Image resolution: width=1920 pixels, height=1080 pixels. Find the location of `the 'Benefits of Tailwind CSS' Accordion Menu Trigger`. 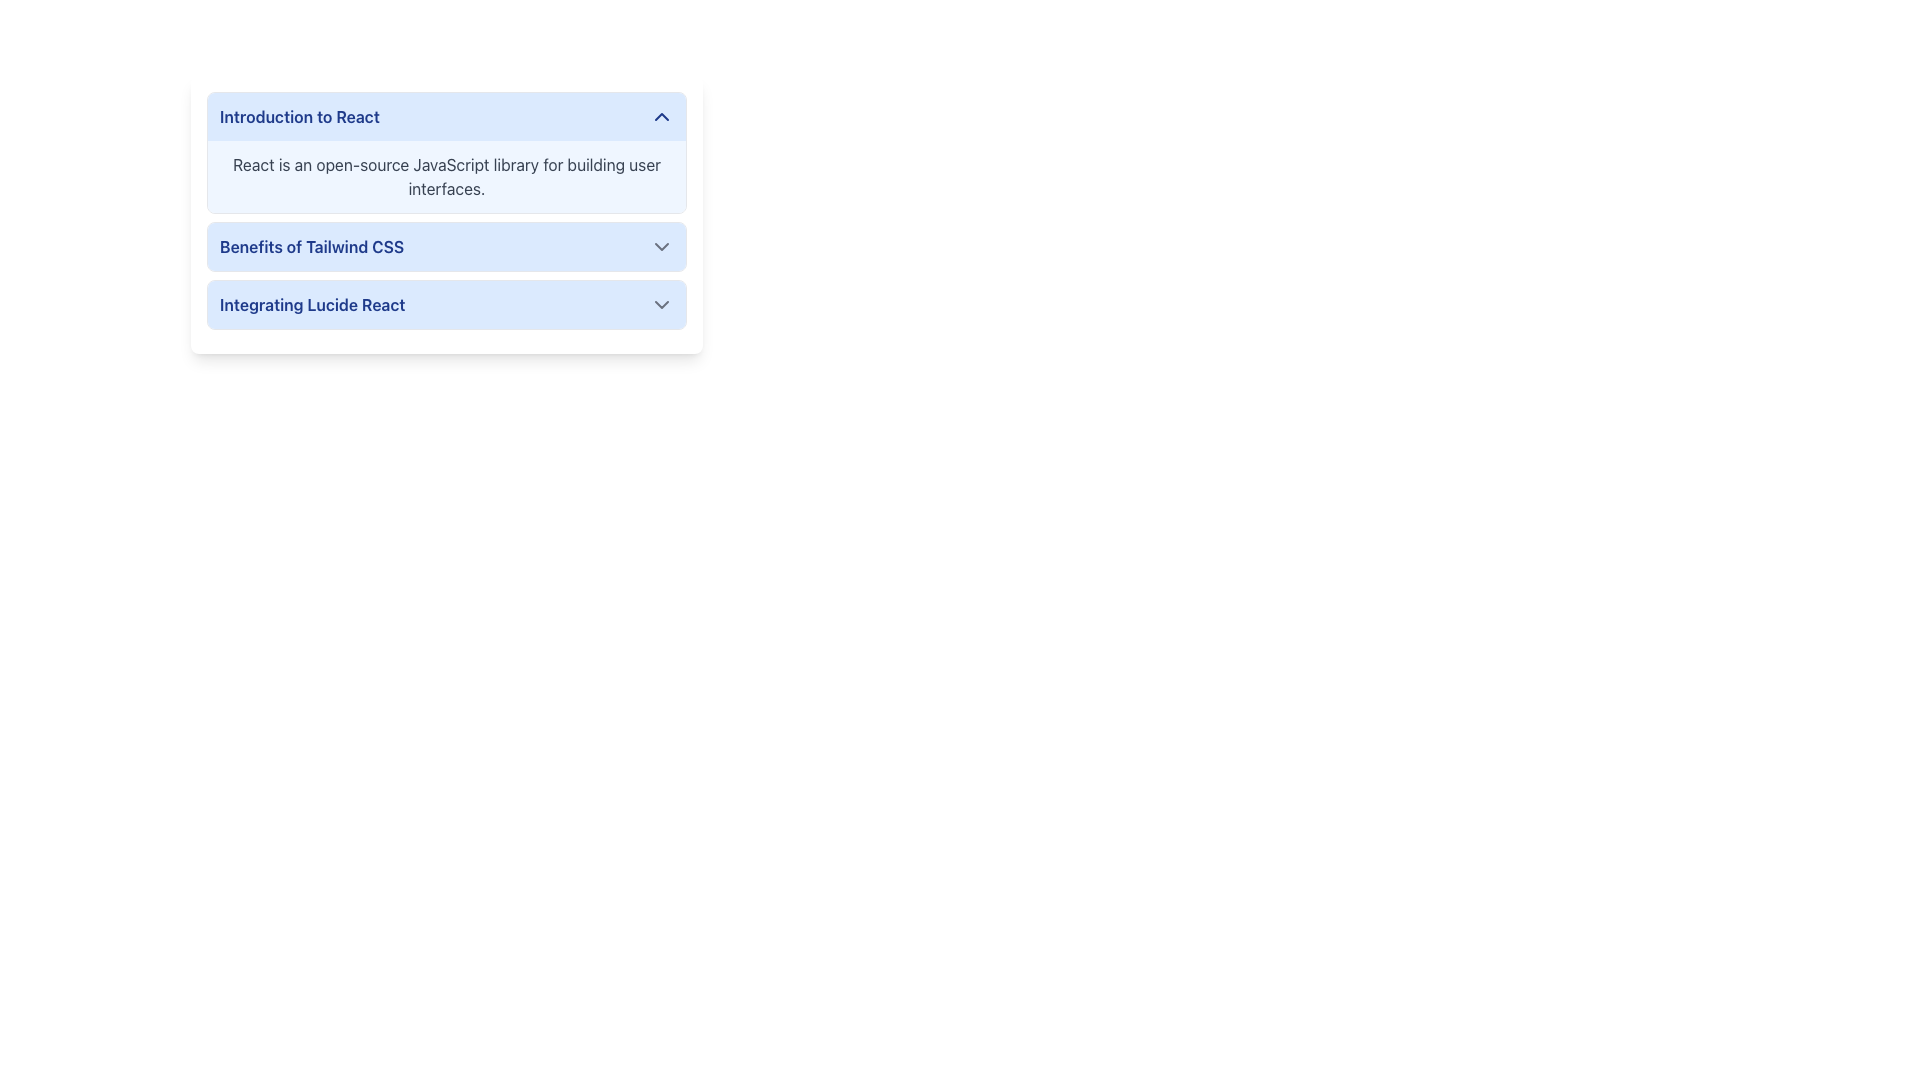

the 'Benefits of Tailwind CSS' Accordion Menu Trigger is located at coordinates (445, 245).